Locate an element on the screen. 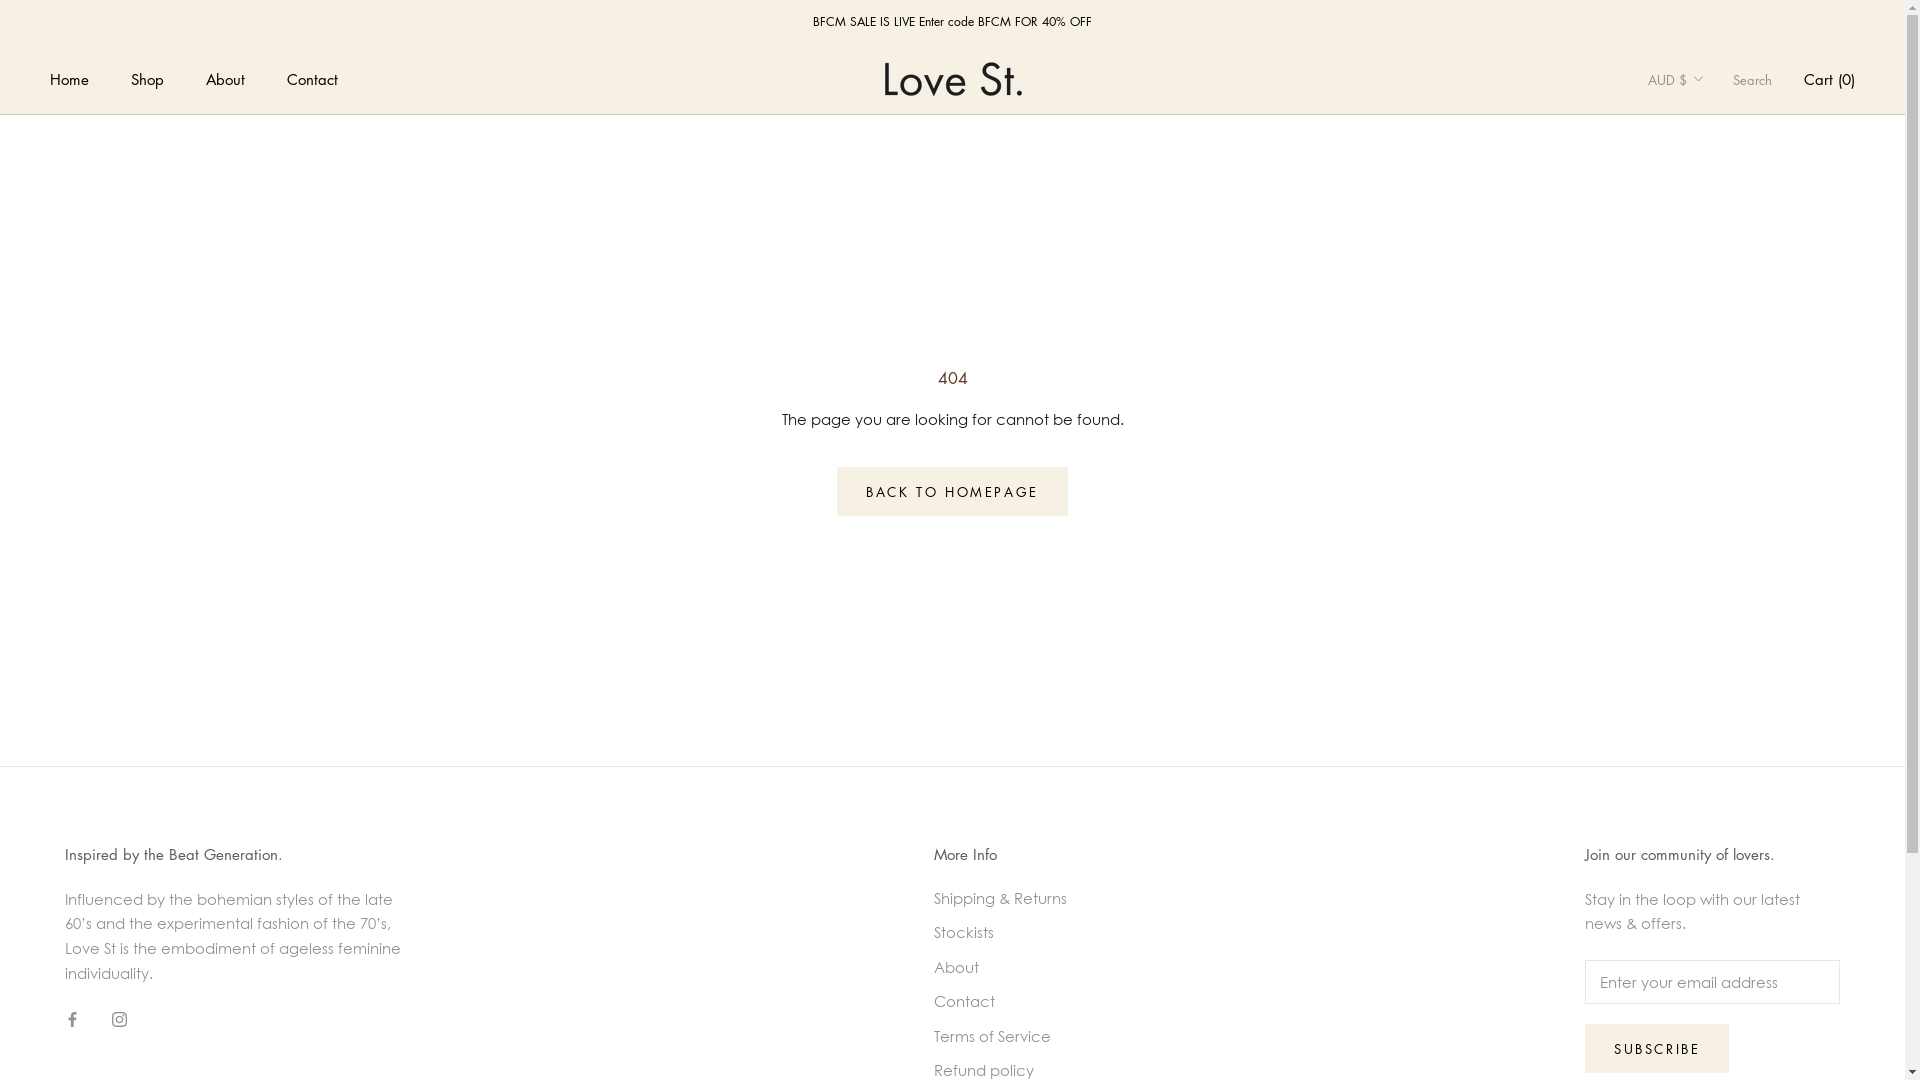 The width and height of the screenshot is (1920, 1080). 'SUBSCRIBE' is located at coordinates (1656, 1047).